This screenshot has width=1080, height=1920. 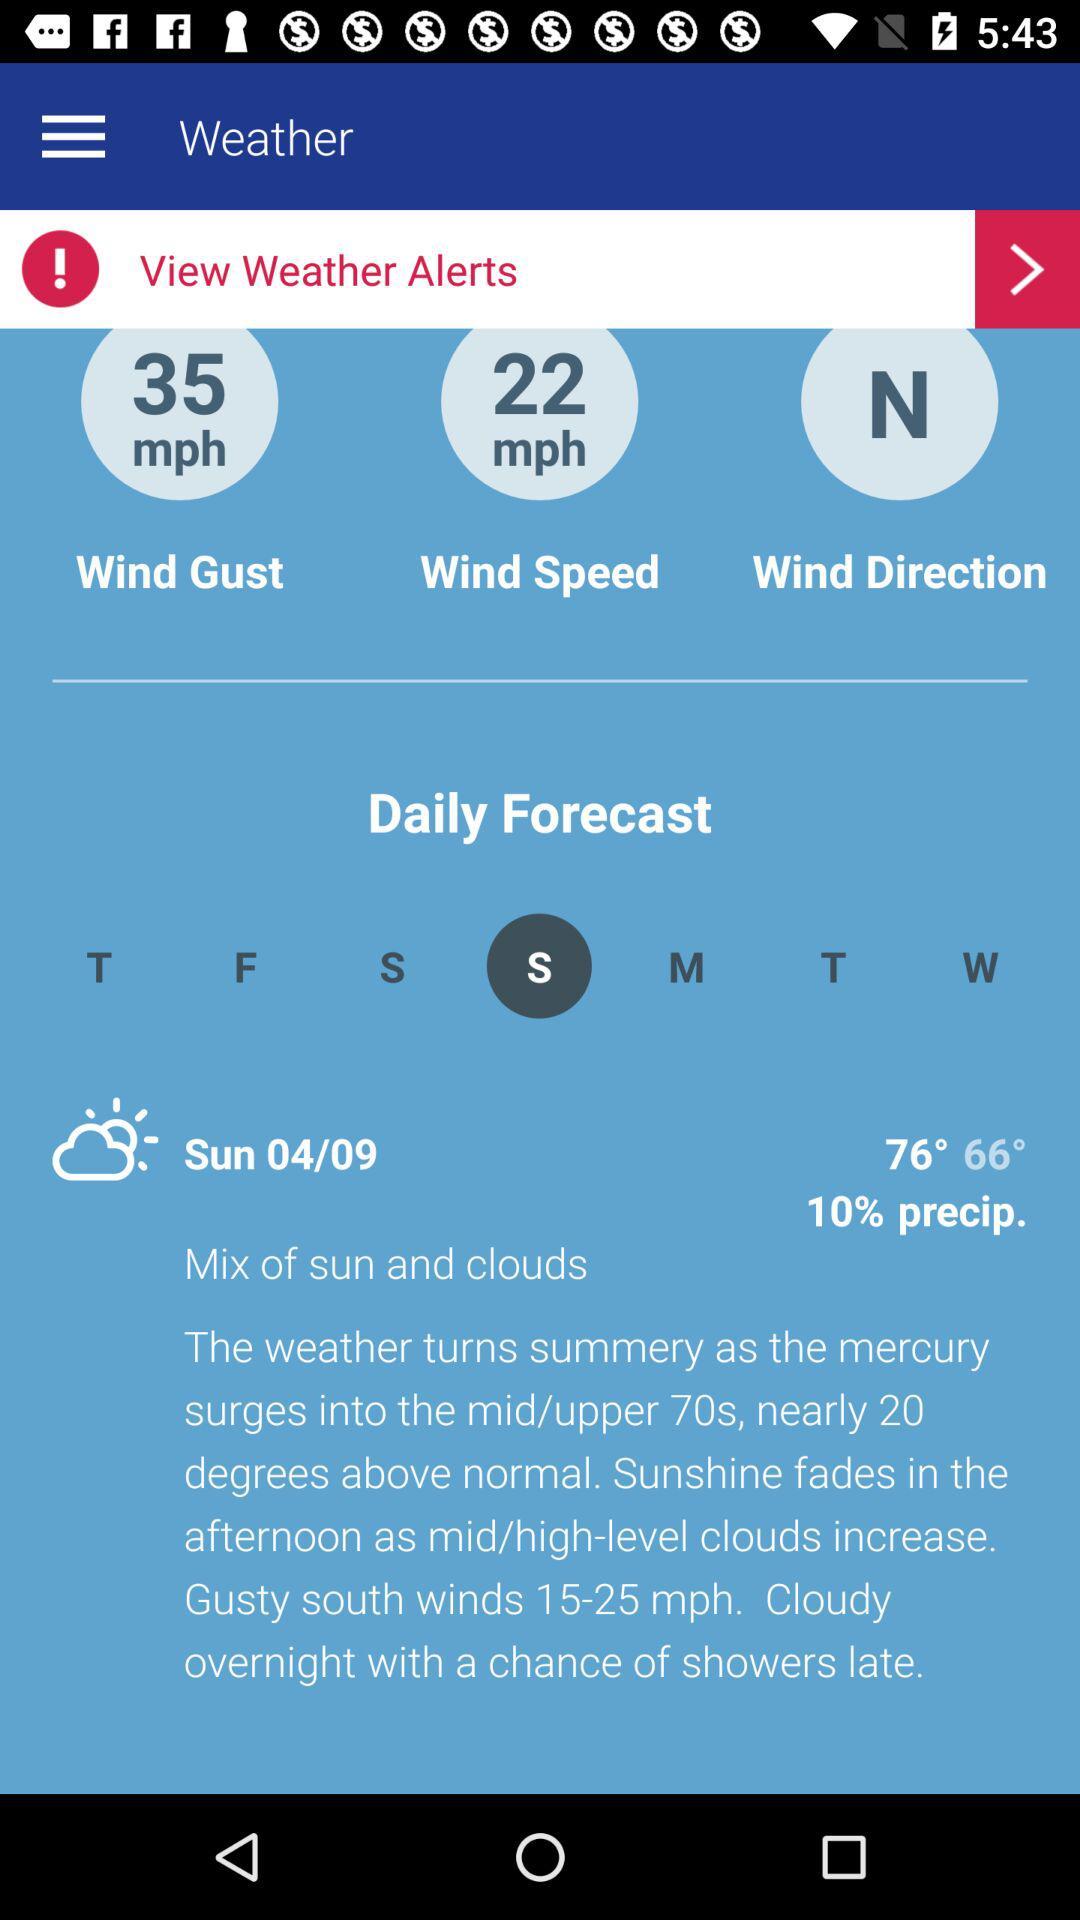 I want to click on the icon next to t icon, so click(x=685, y=965).